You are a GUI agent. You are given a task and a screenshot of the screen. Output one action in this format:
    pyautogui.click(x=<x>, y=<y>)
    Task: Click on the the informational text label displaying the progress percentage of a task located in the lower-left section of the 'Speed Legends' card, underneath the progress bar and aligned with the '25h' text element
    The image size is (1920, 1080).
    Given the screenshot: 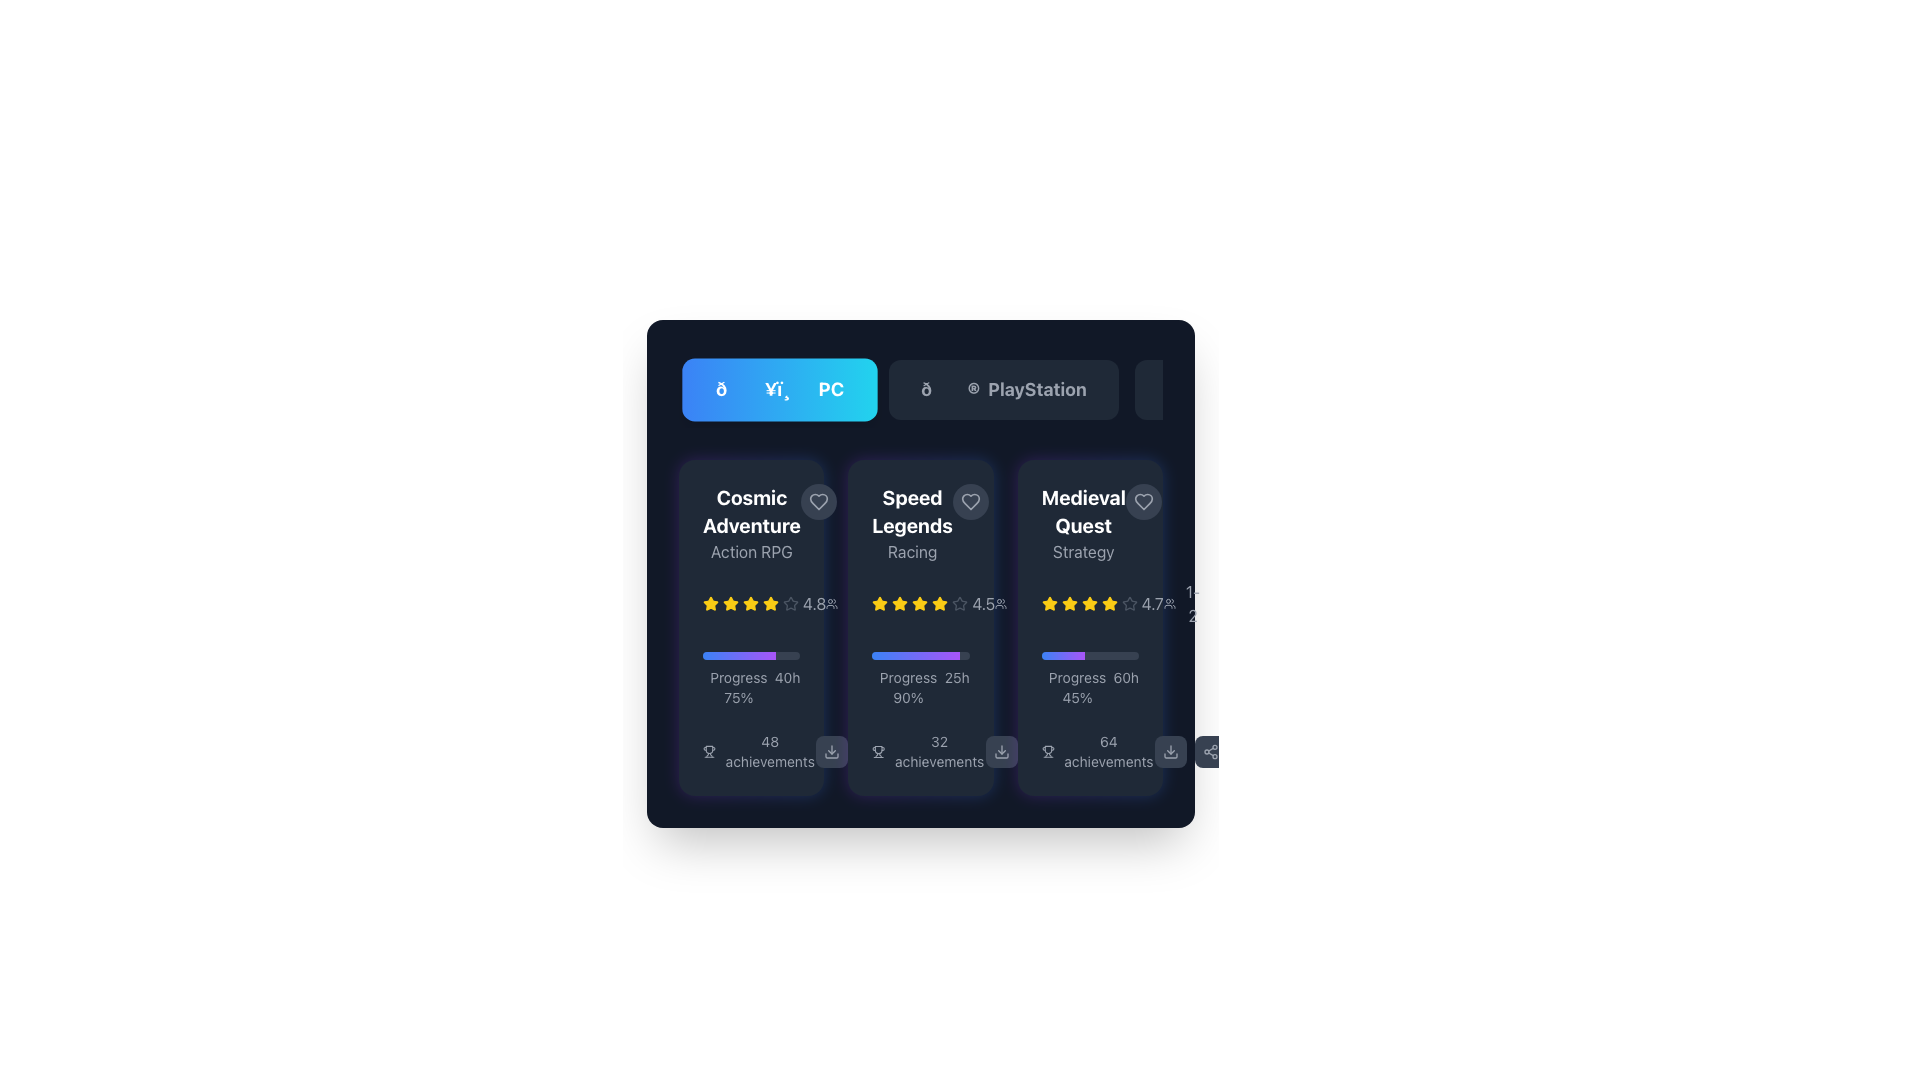 What is the action you would take?
    pyautogui.click(x=907, y=686)
    